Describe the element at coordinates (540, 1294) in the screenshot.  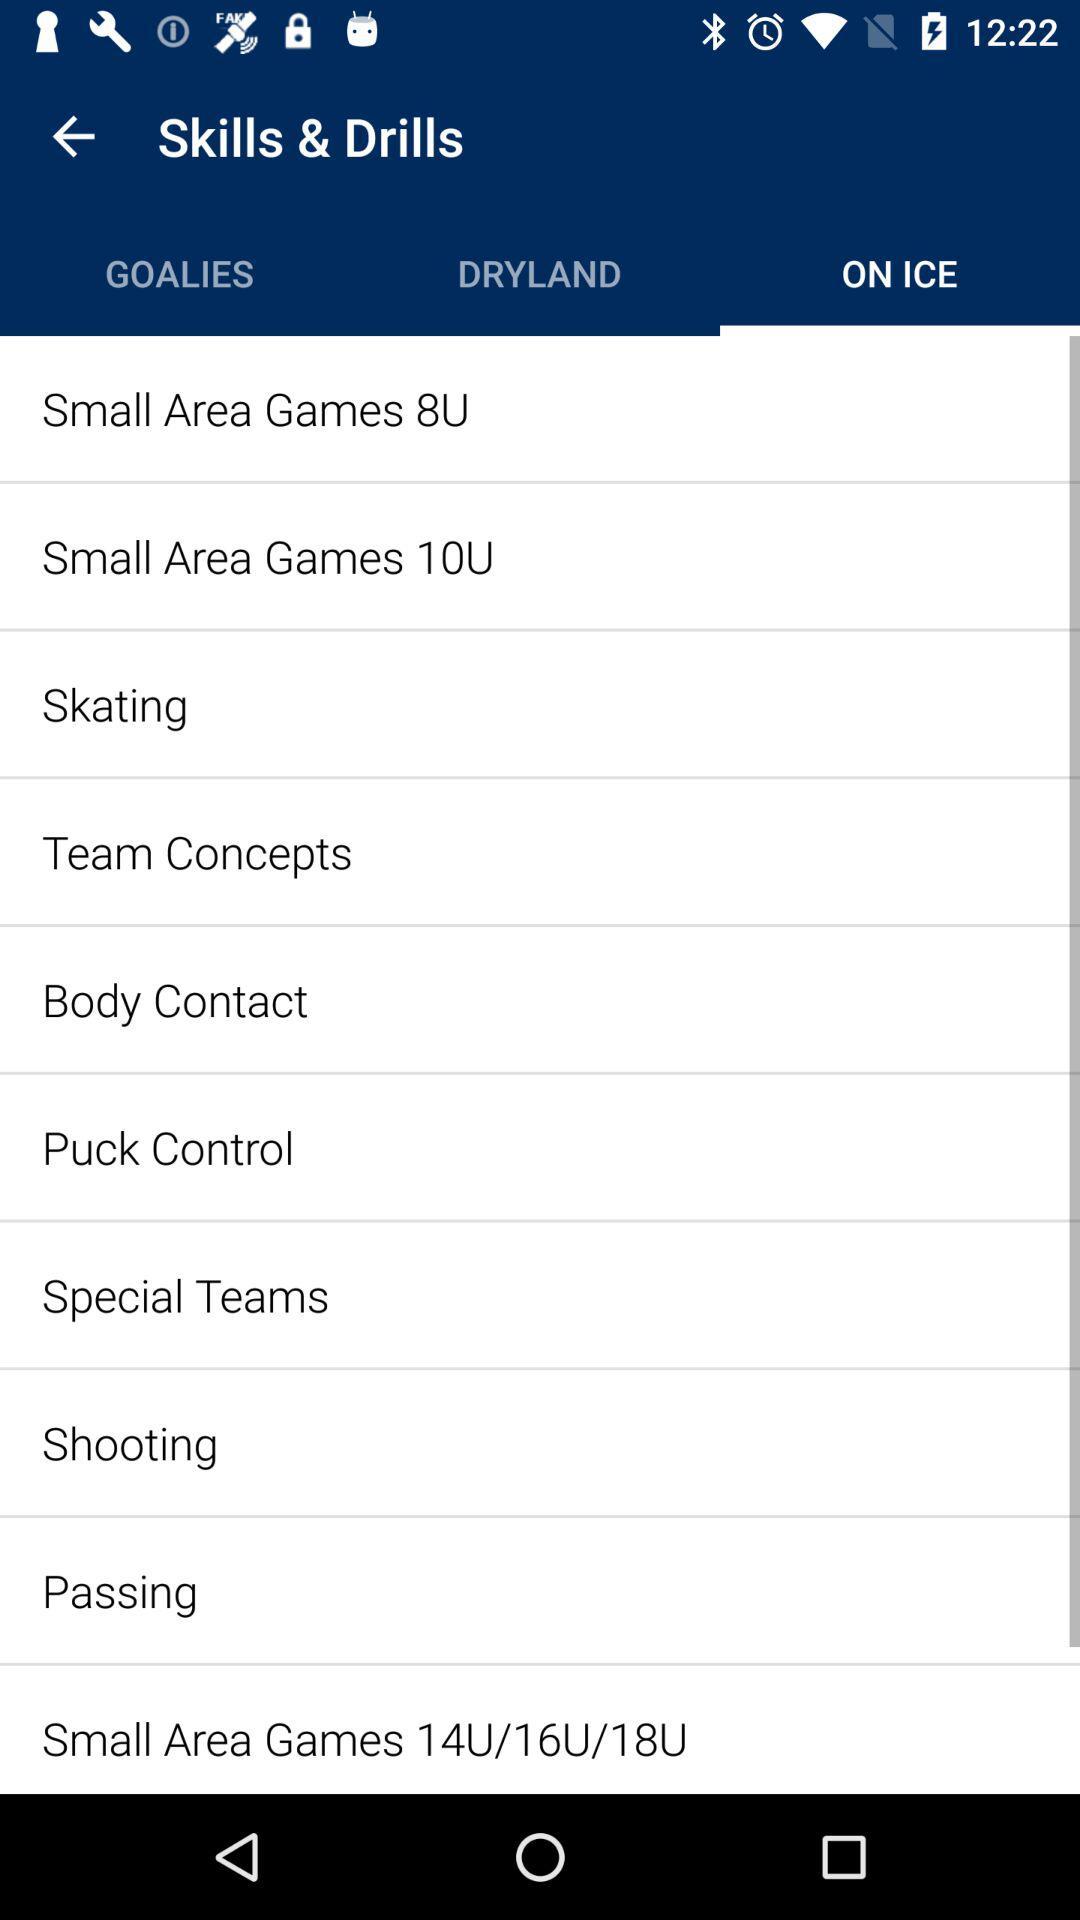
I see `item above the shooting item` at that location.